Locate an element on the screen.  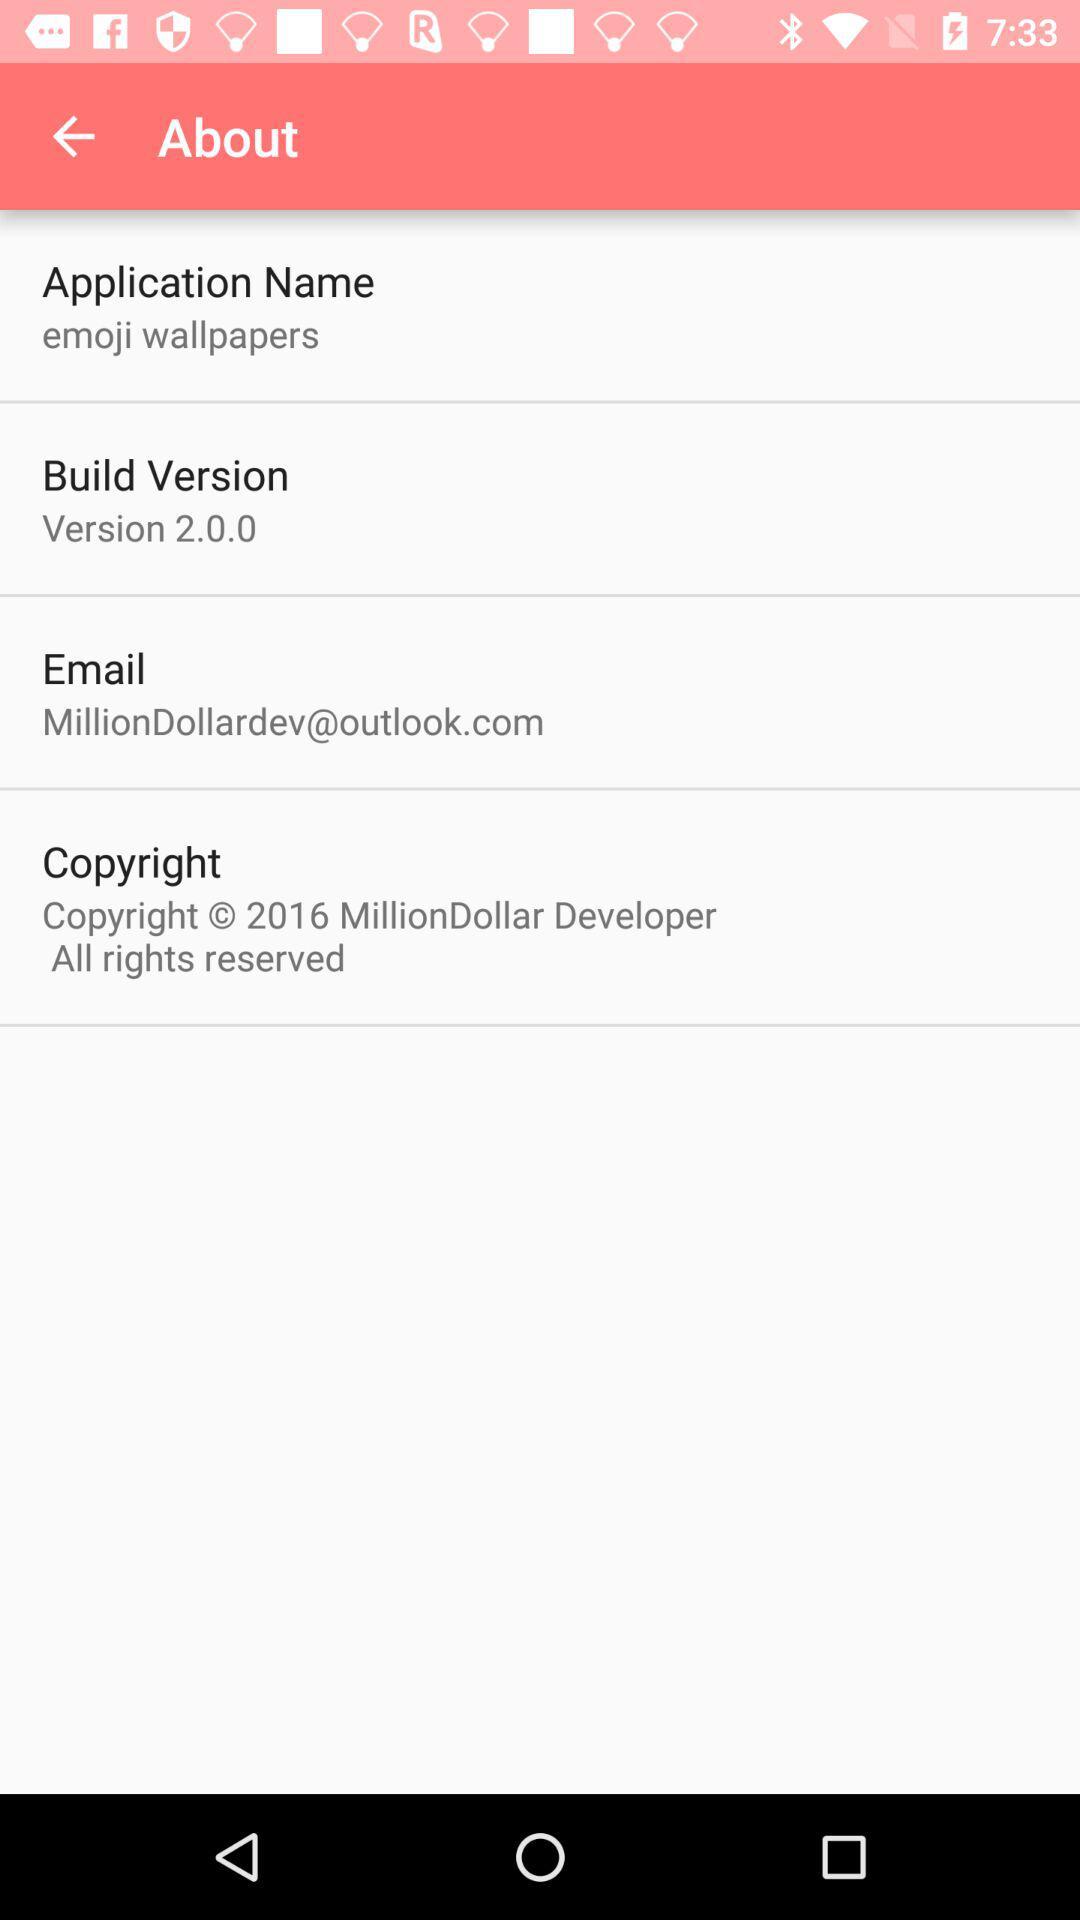
item below email icon is located at coordinates (293, 720).